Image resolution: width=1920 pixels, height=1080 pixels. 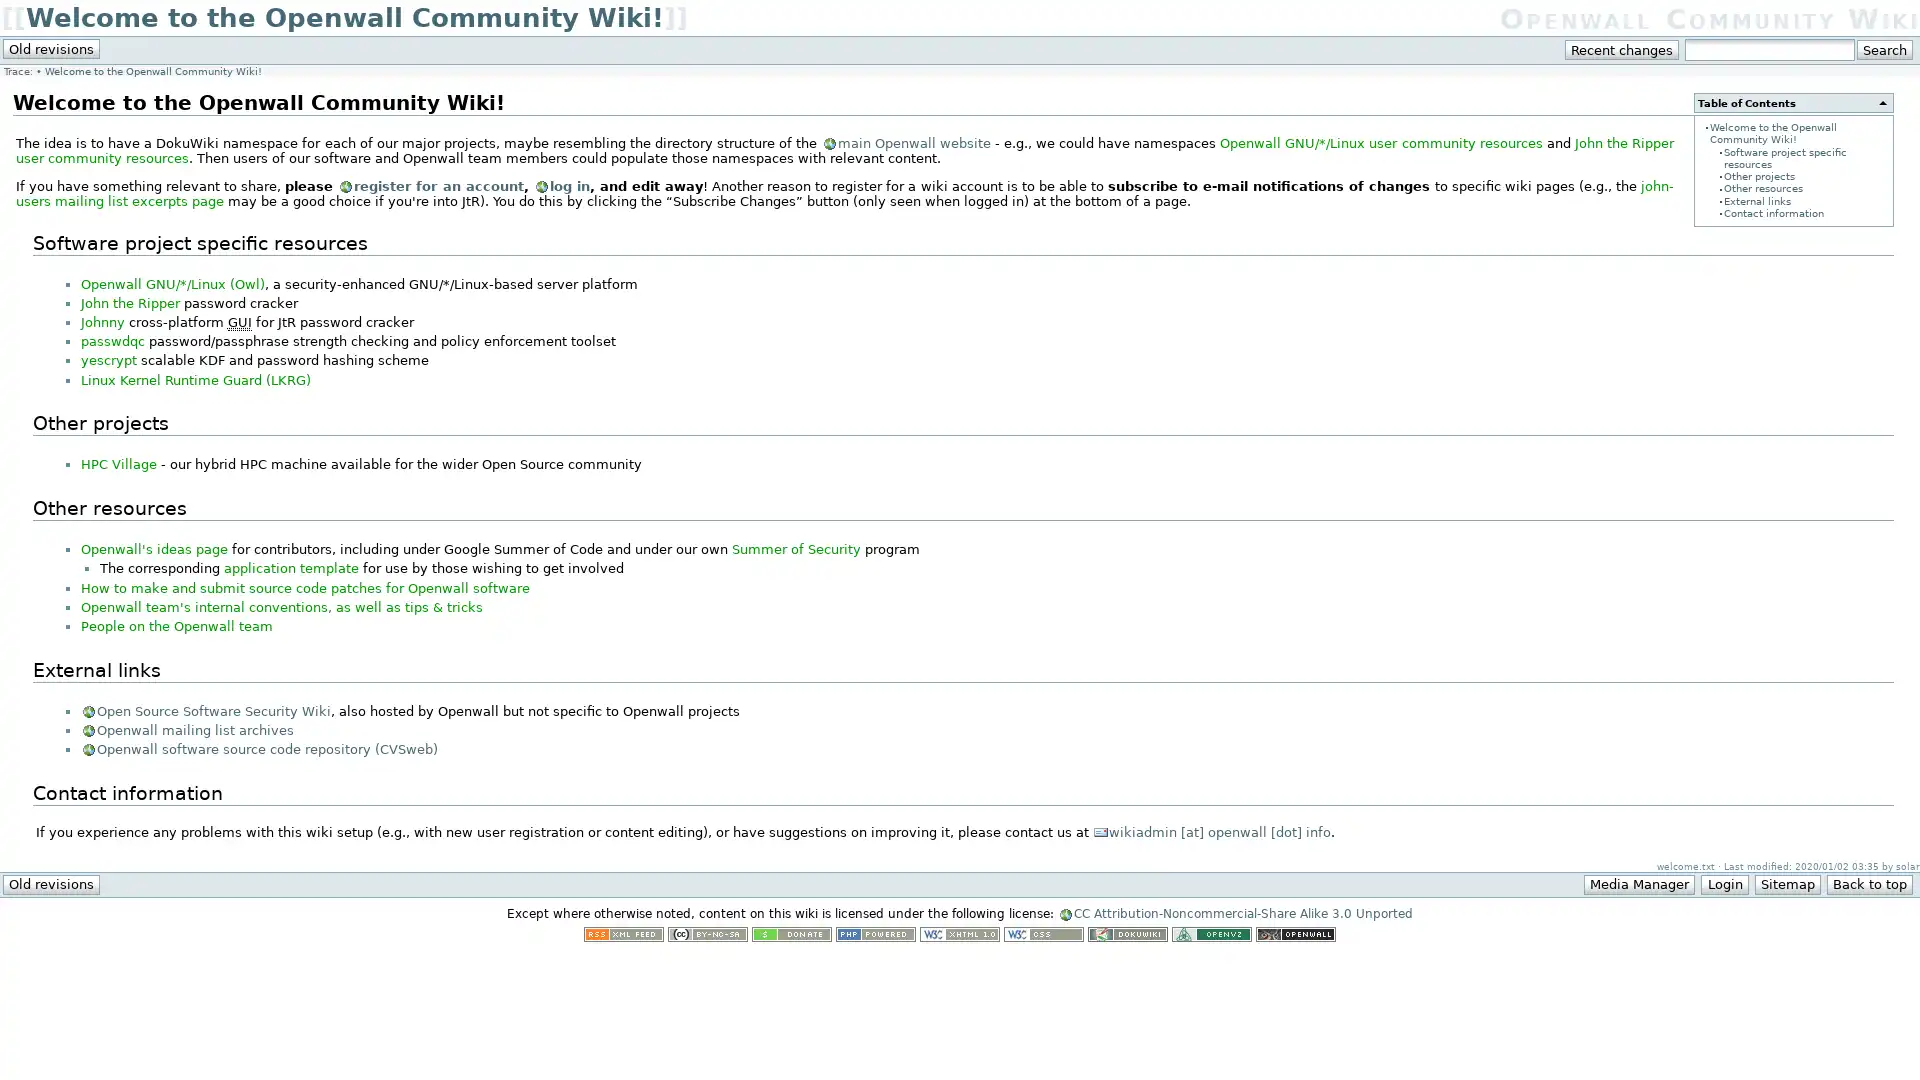 What do you see at coordinates (1868, 883) in the screenshot?
I see `Back to top` at bounding box center [1868, 883].